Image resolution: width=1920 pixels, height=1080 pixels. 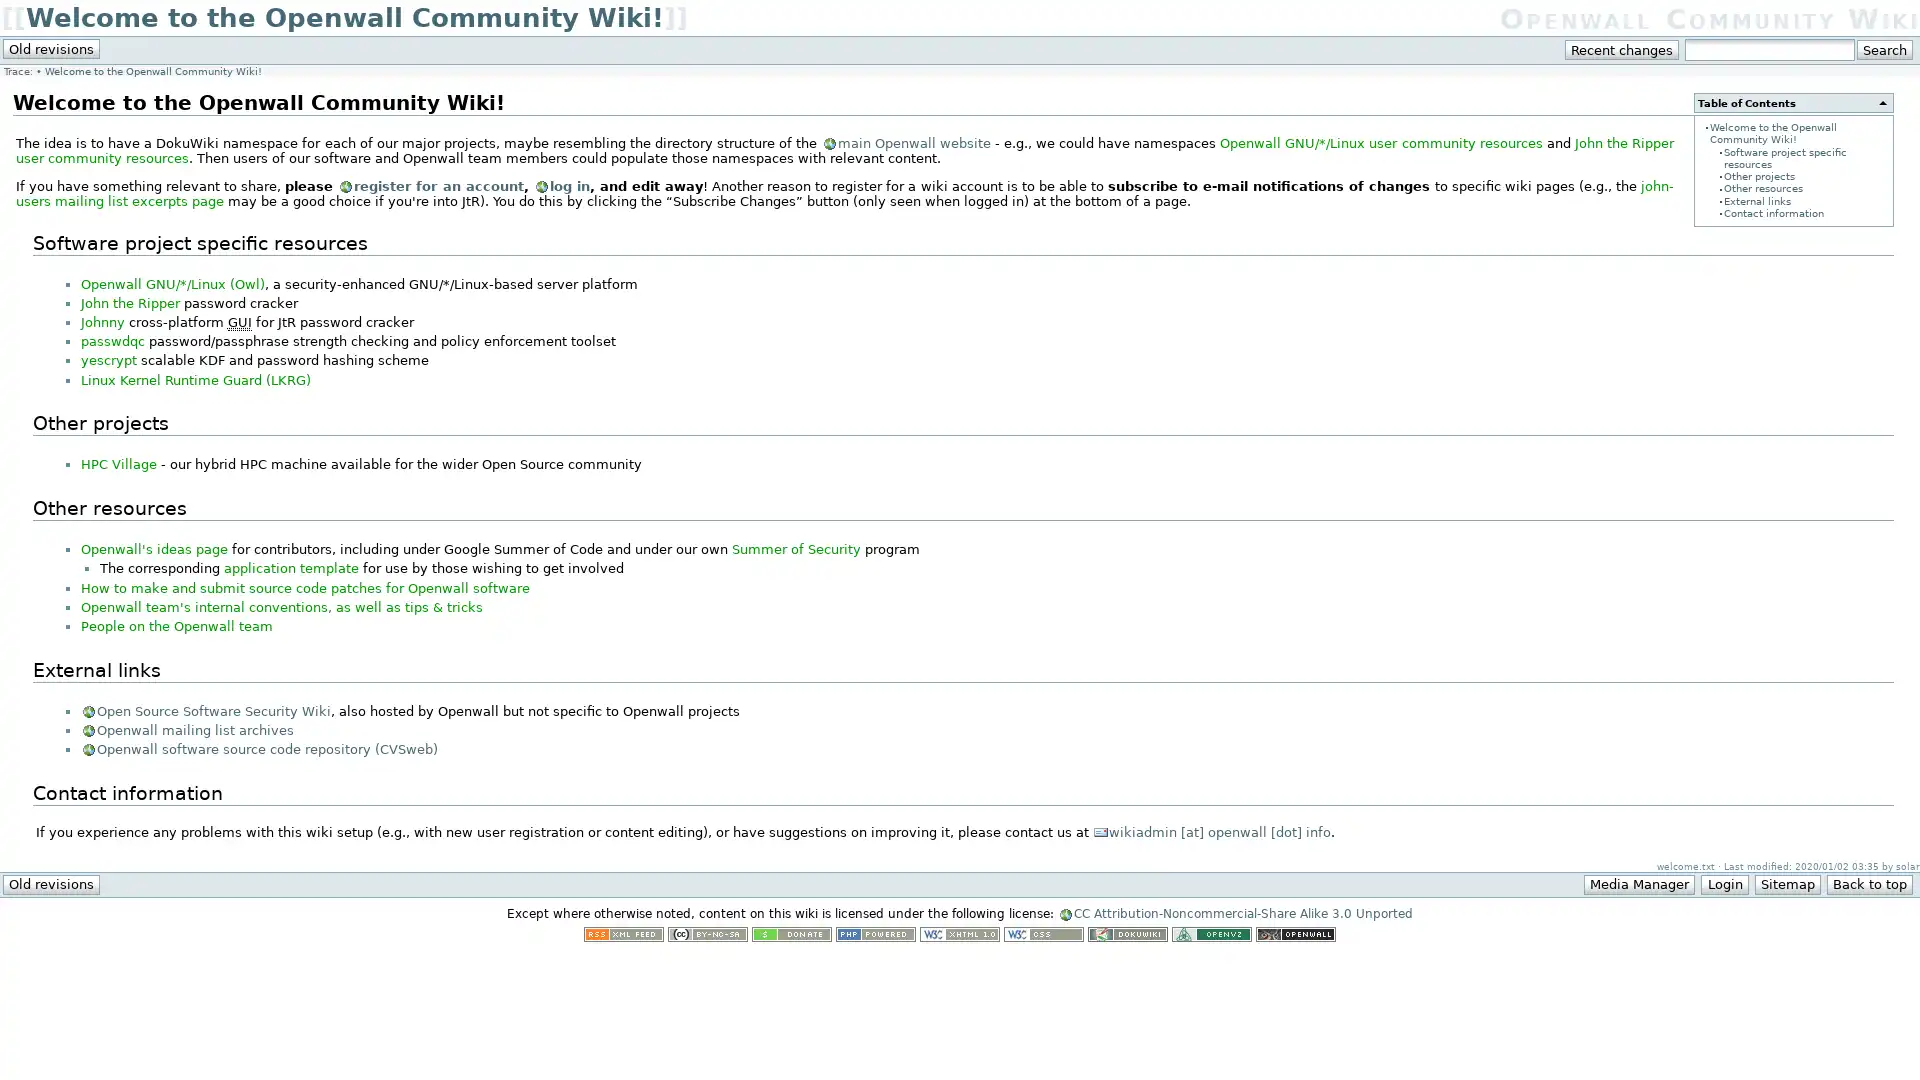 What do you see at coordinates (1868, 883) in the screenshot?
I see `Back to top` at bounding box center [1868, 883].